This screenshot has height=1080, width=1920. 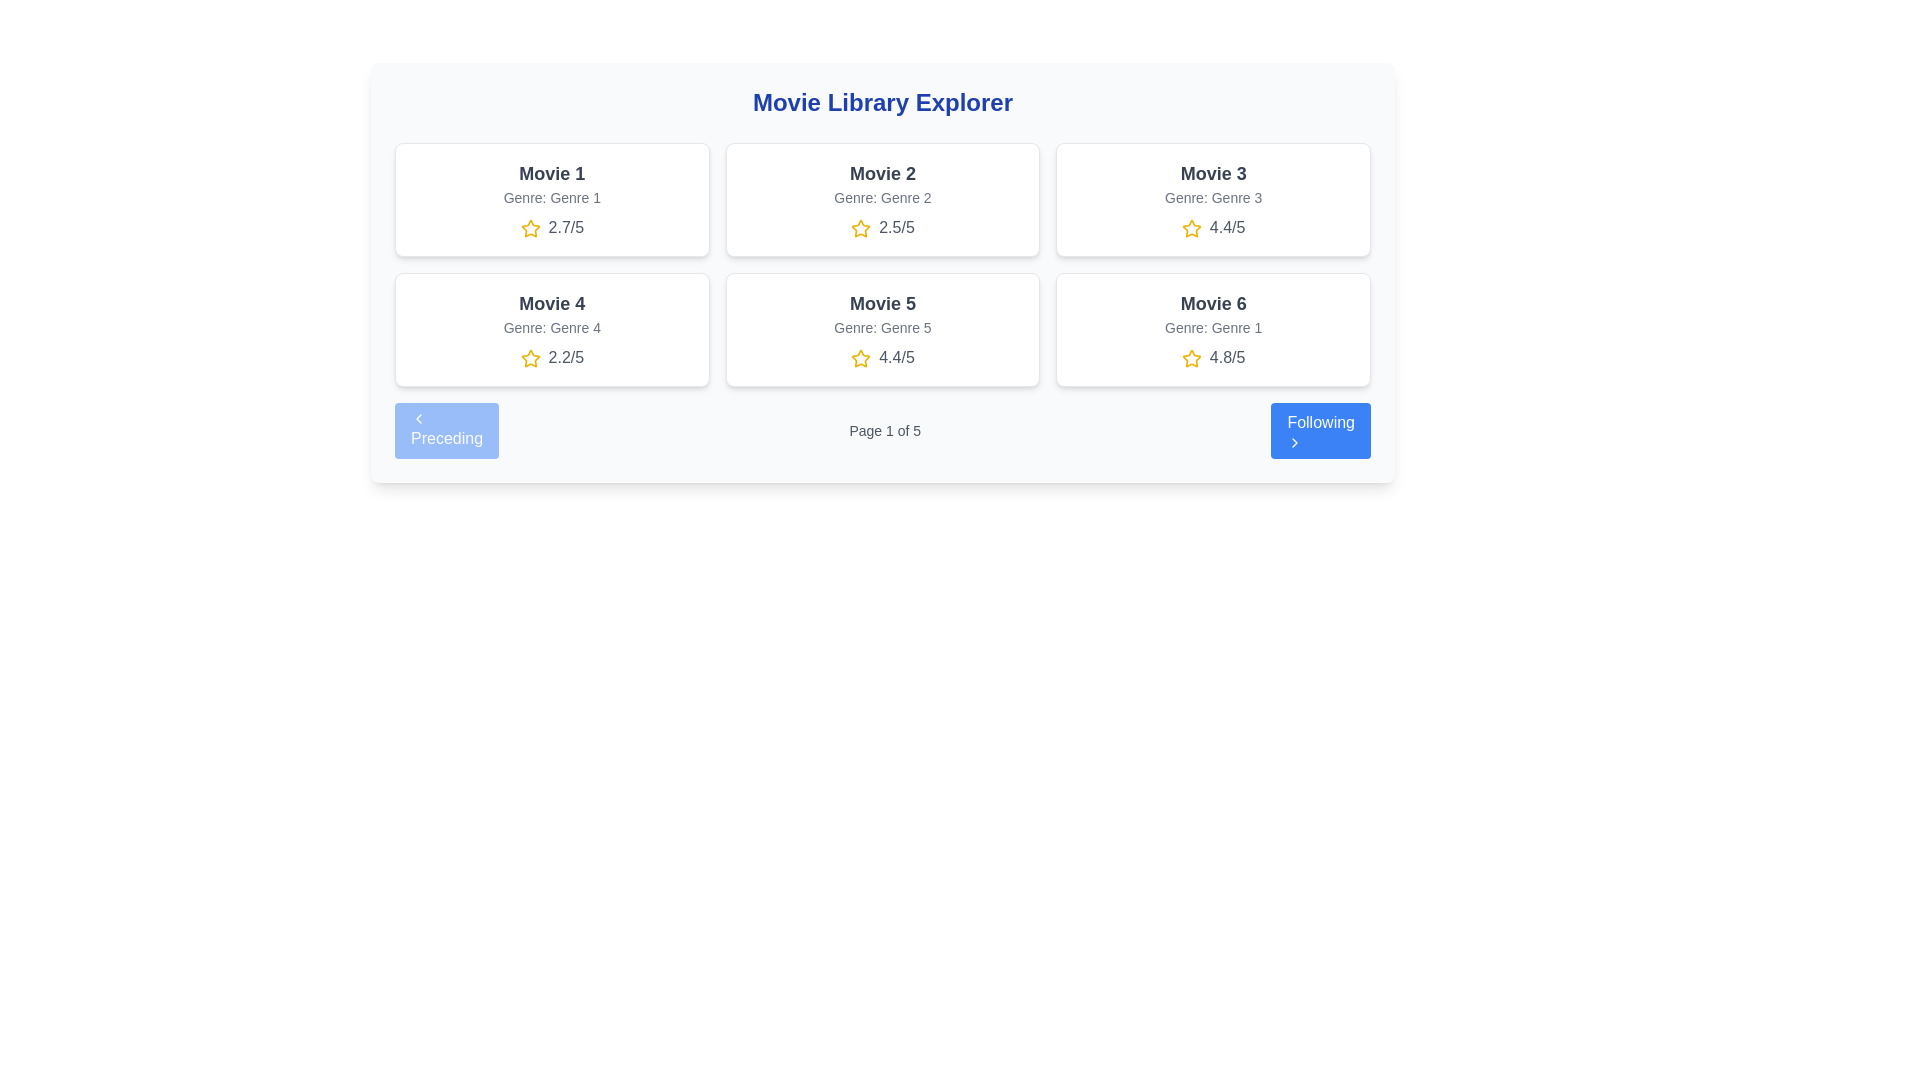 What do you see at coordinates (1321, 430) in the screenshot?
I see `the 'Following' button with rounded corners and a blue background located at the bottom-right corner of the interface` at bounding box center [1321, 430].